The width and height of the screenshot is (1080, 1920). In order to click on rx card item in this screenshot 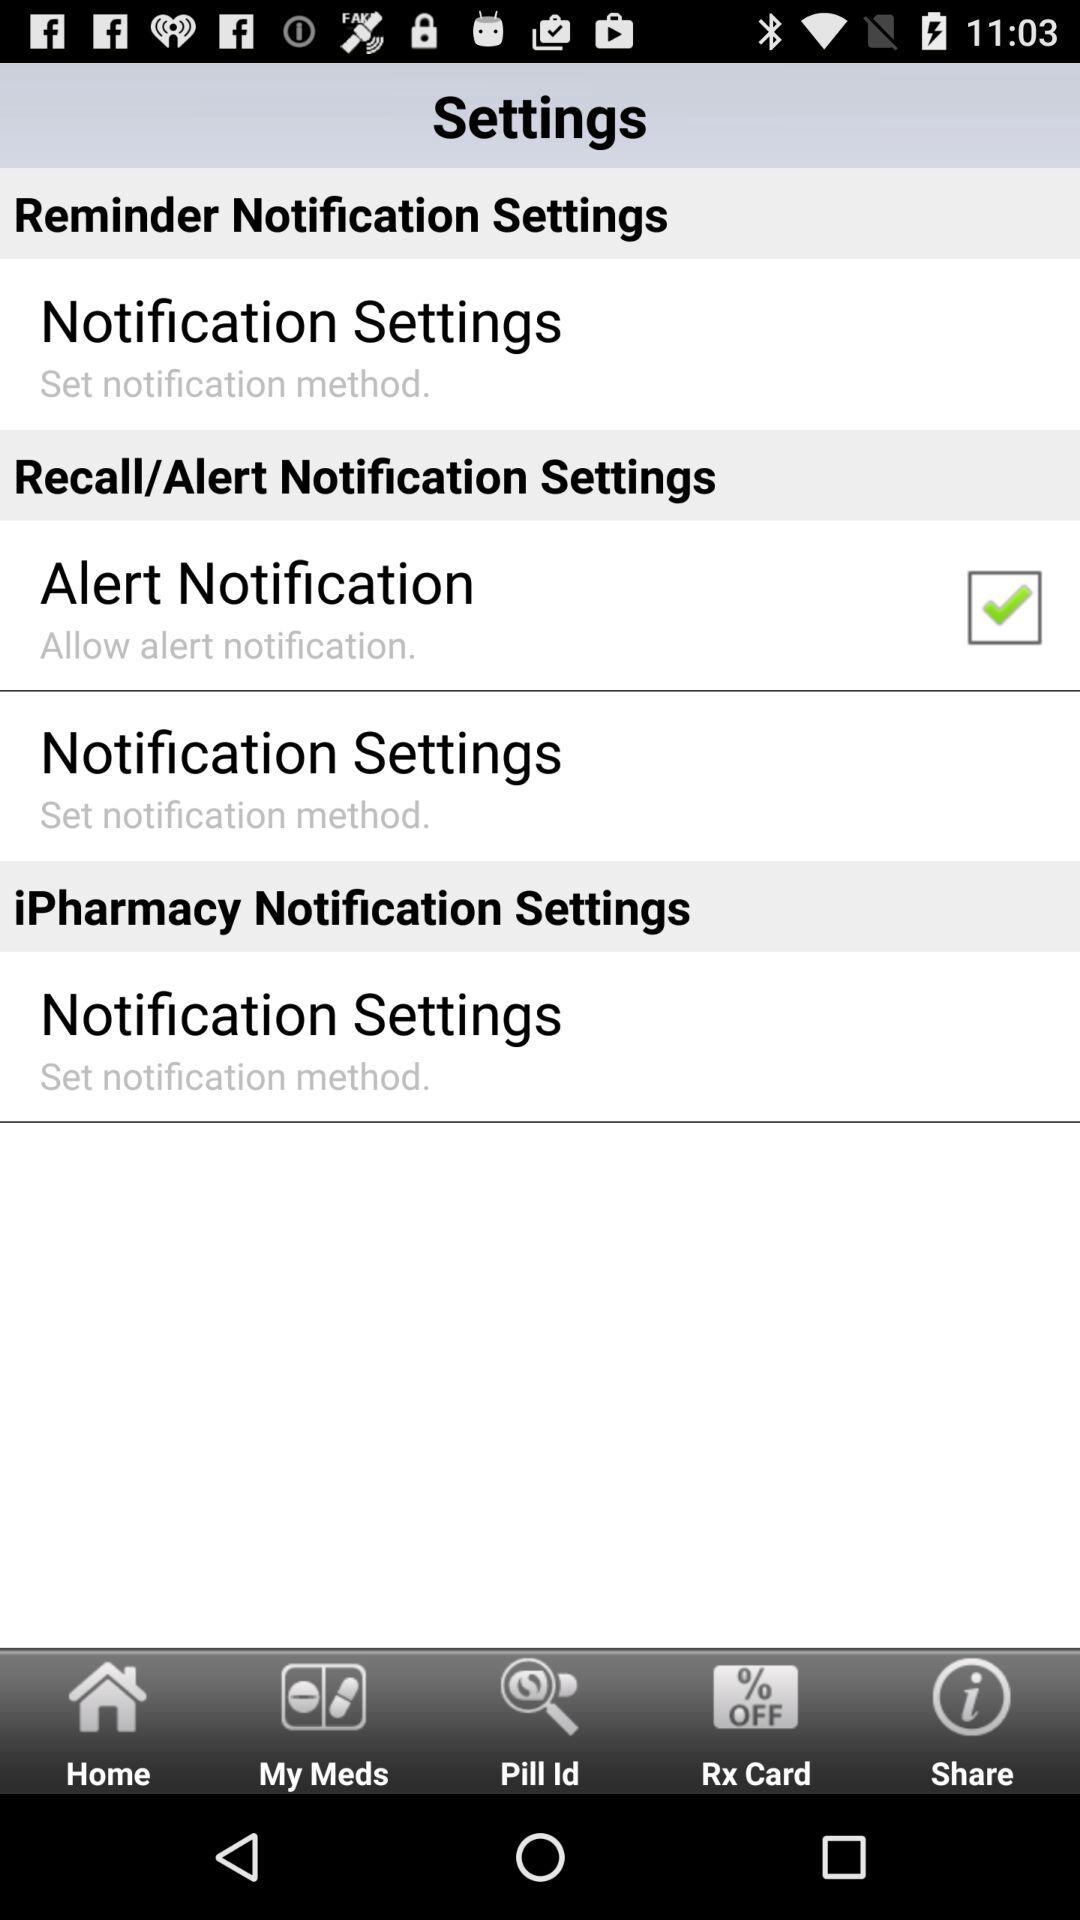, I will do `click(756, 1719)`.